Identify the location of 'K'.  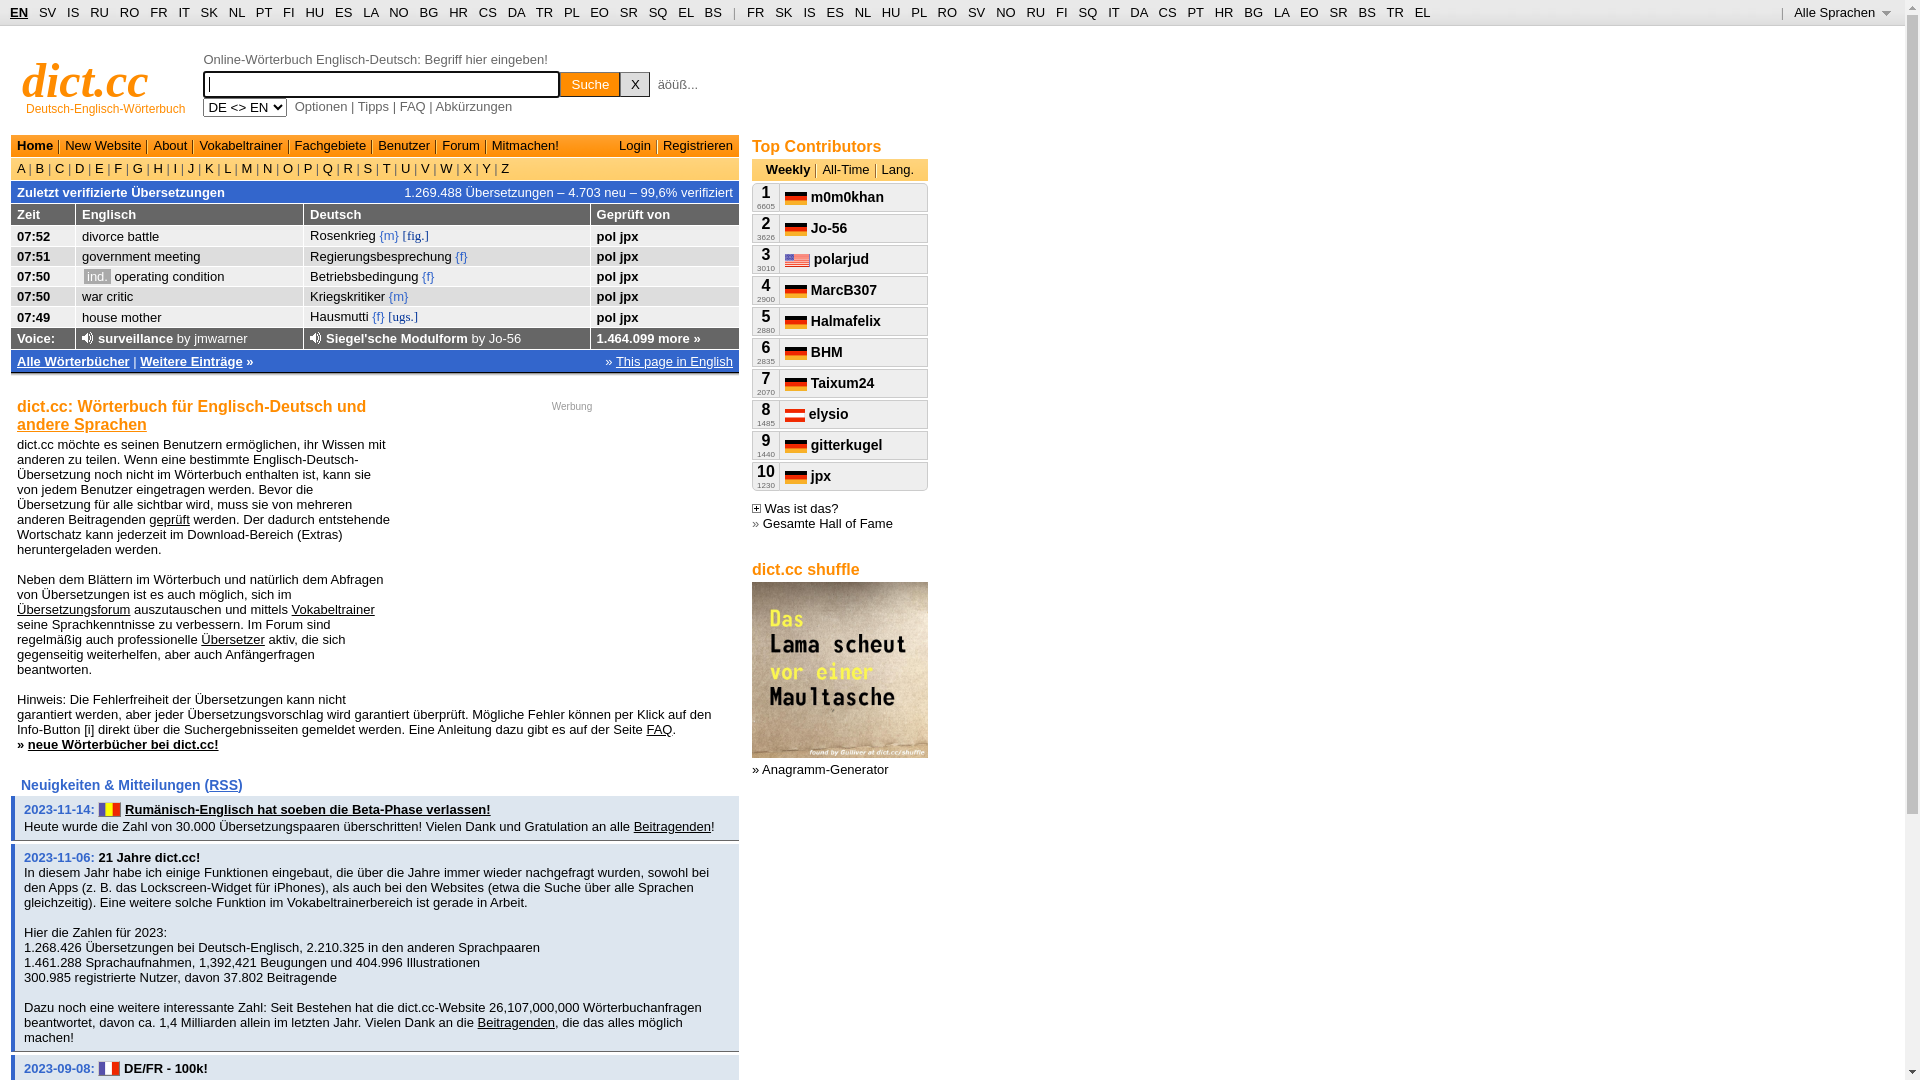
(209, 167).